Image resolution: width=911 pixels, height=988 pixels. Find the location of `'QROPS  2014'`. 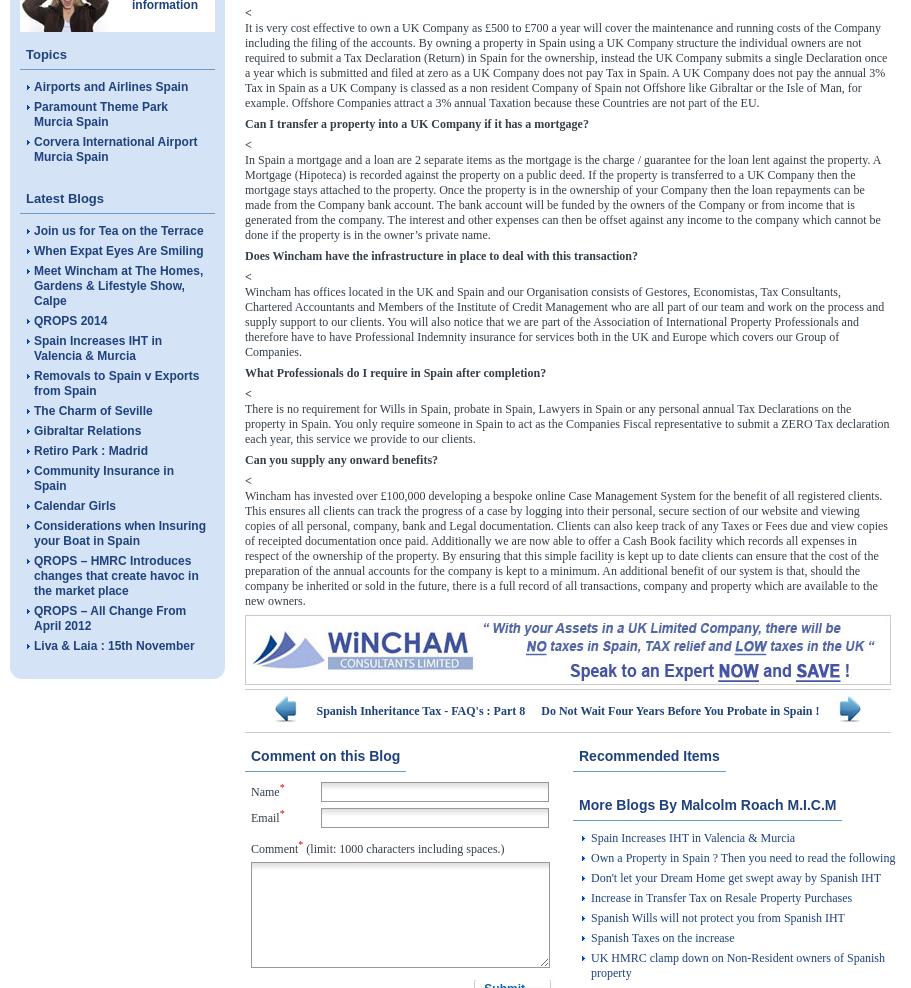

'QROPS  2014' is located at coordinates (69, 321).